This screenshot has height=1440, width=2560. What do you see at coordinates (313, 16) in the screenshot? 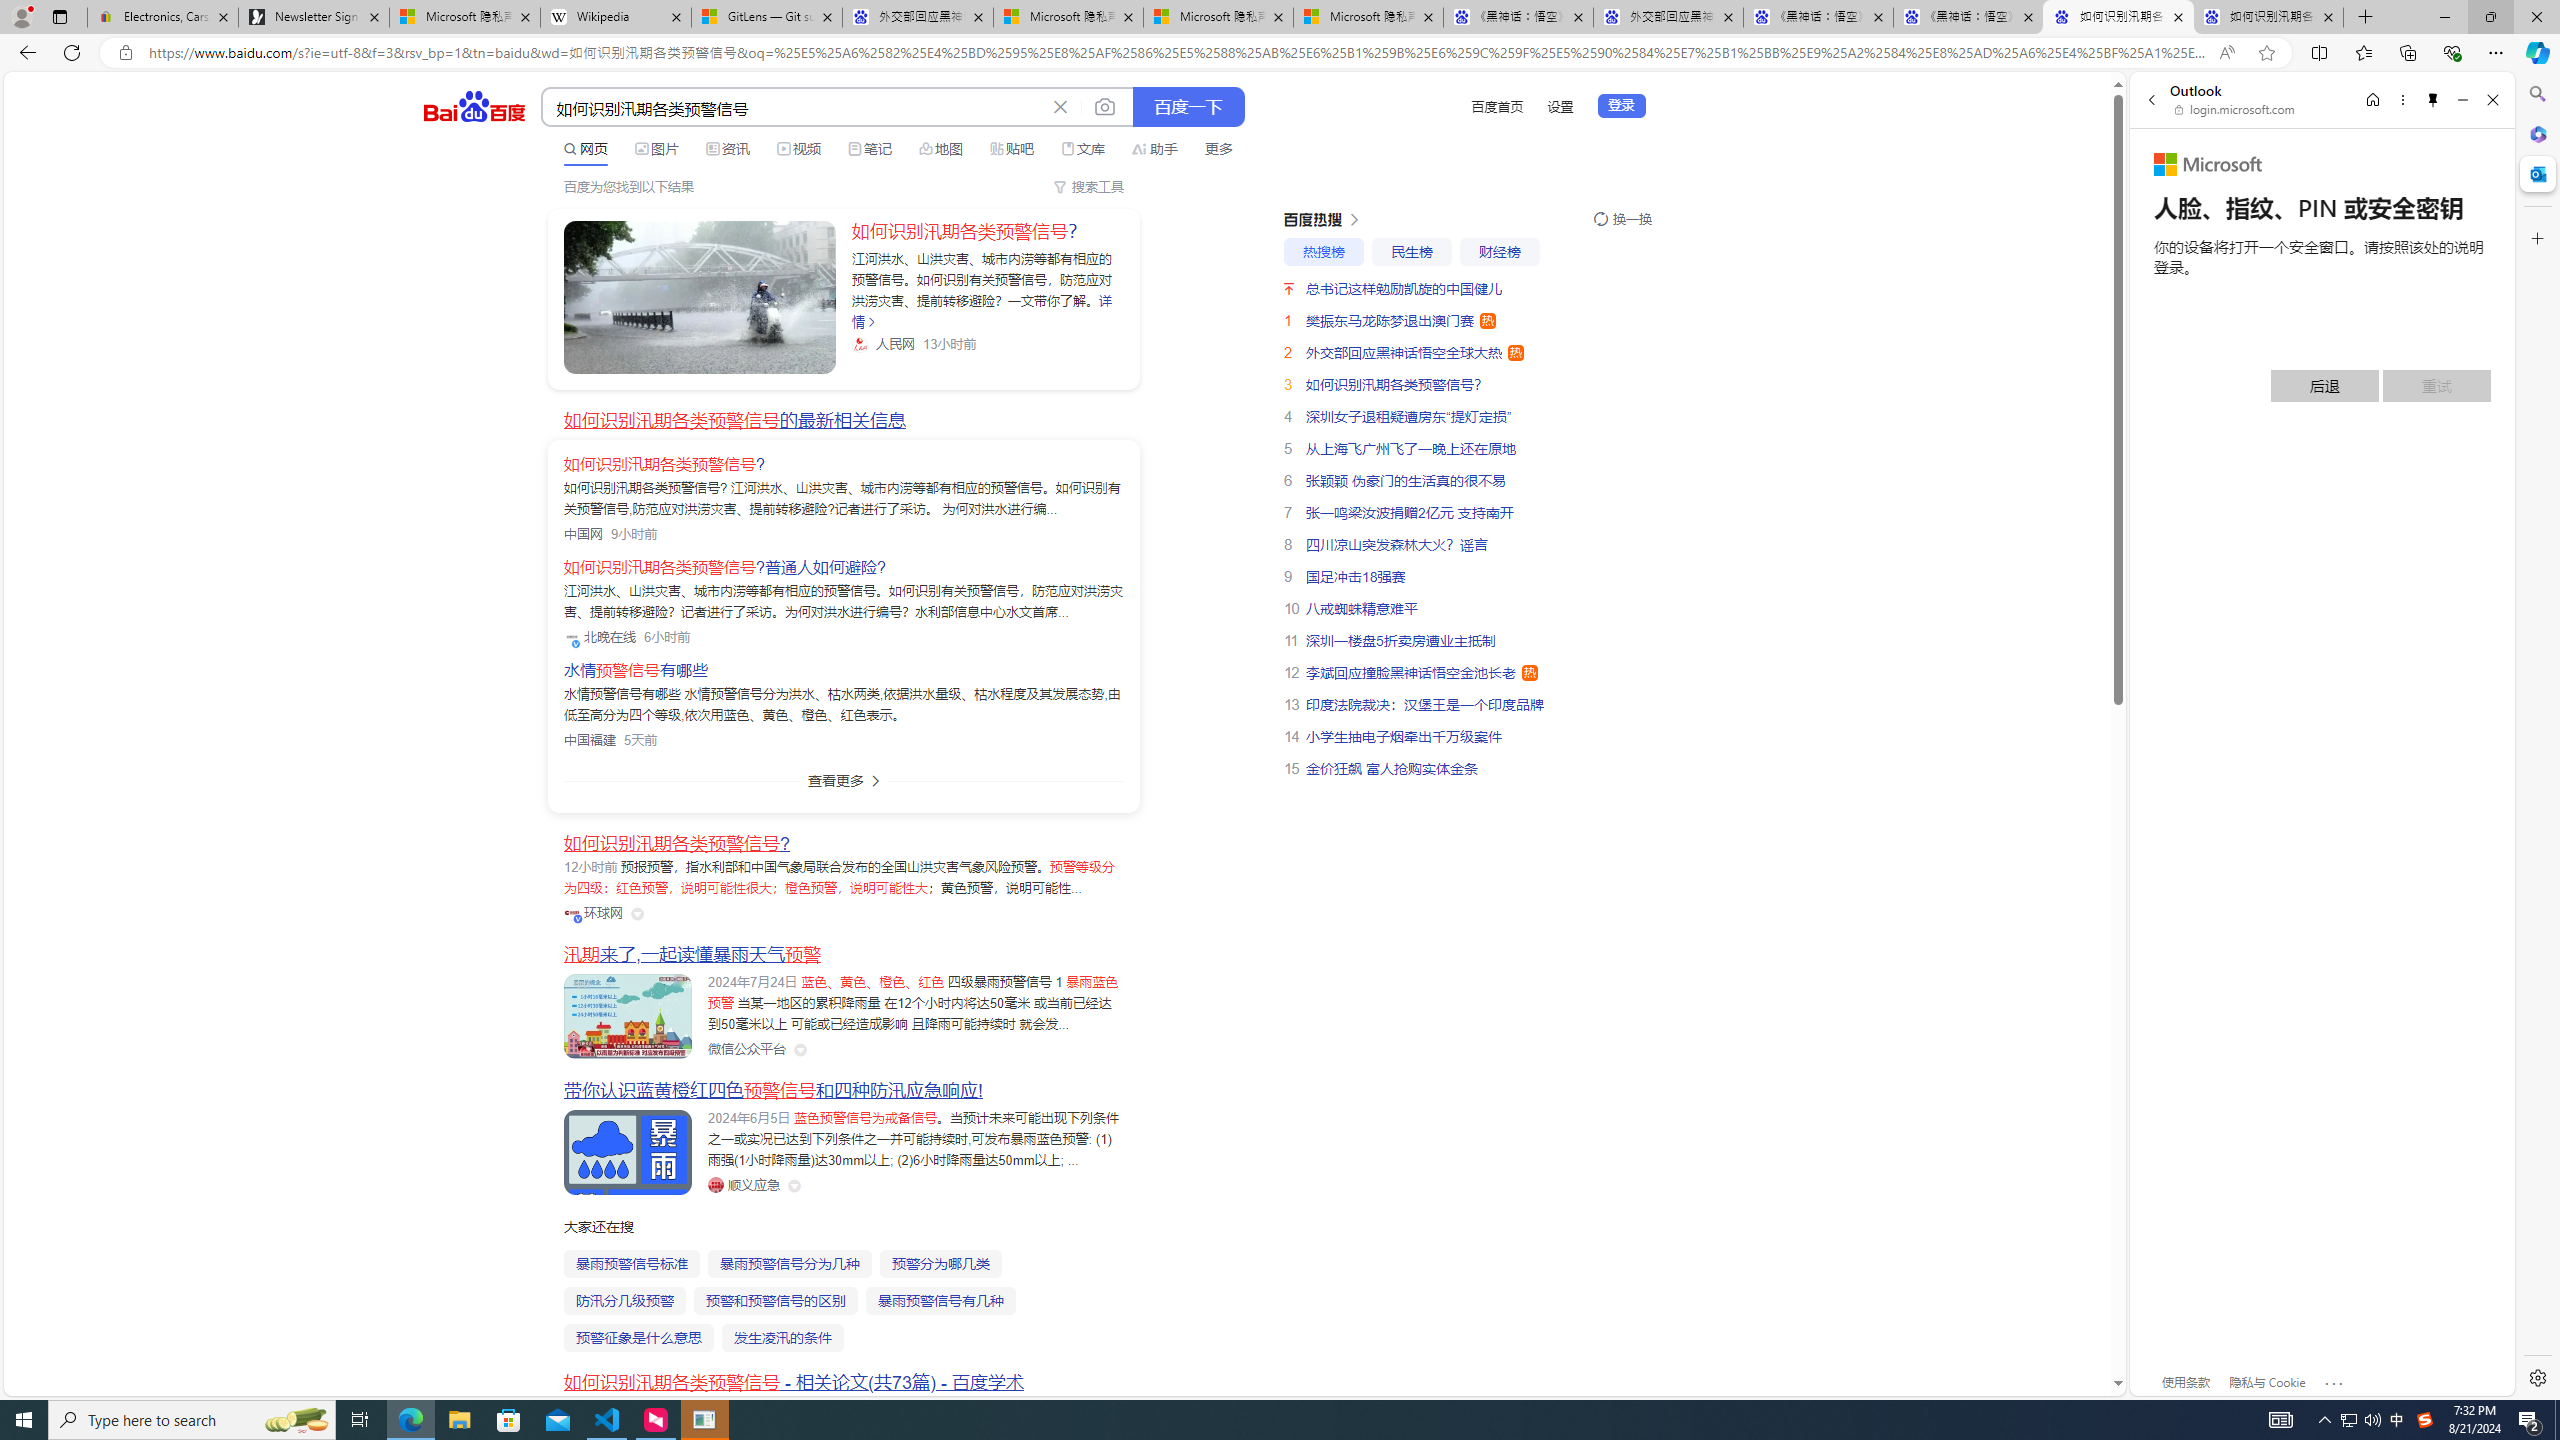
I see `'Newsletter Sign Up'` at bounding box center [313, 16].